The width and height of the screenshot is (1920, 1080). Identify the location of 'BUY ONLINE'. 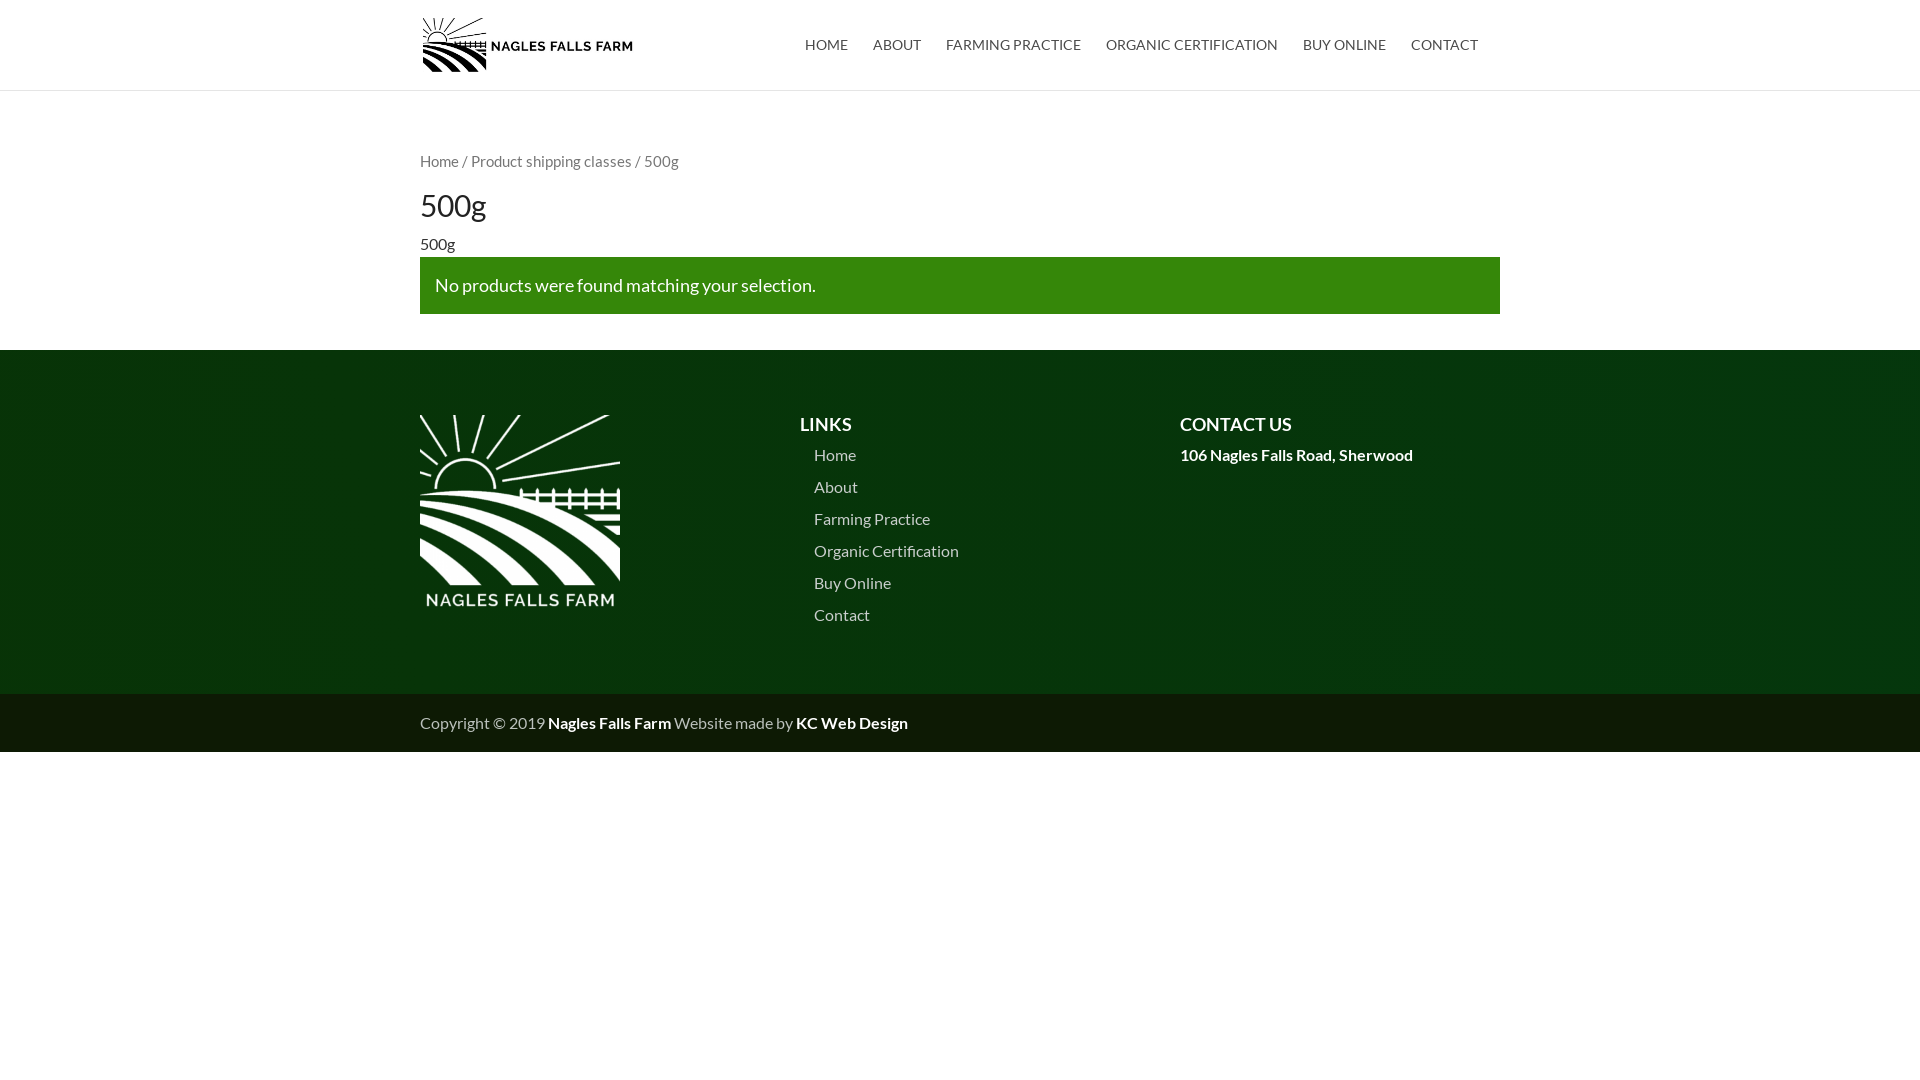
(1344, 63).